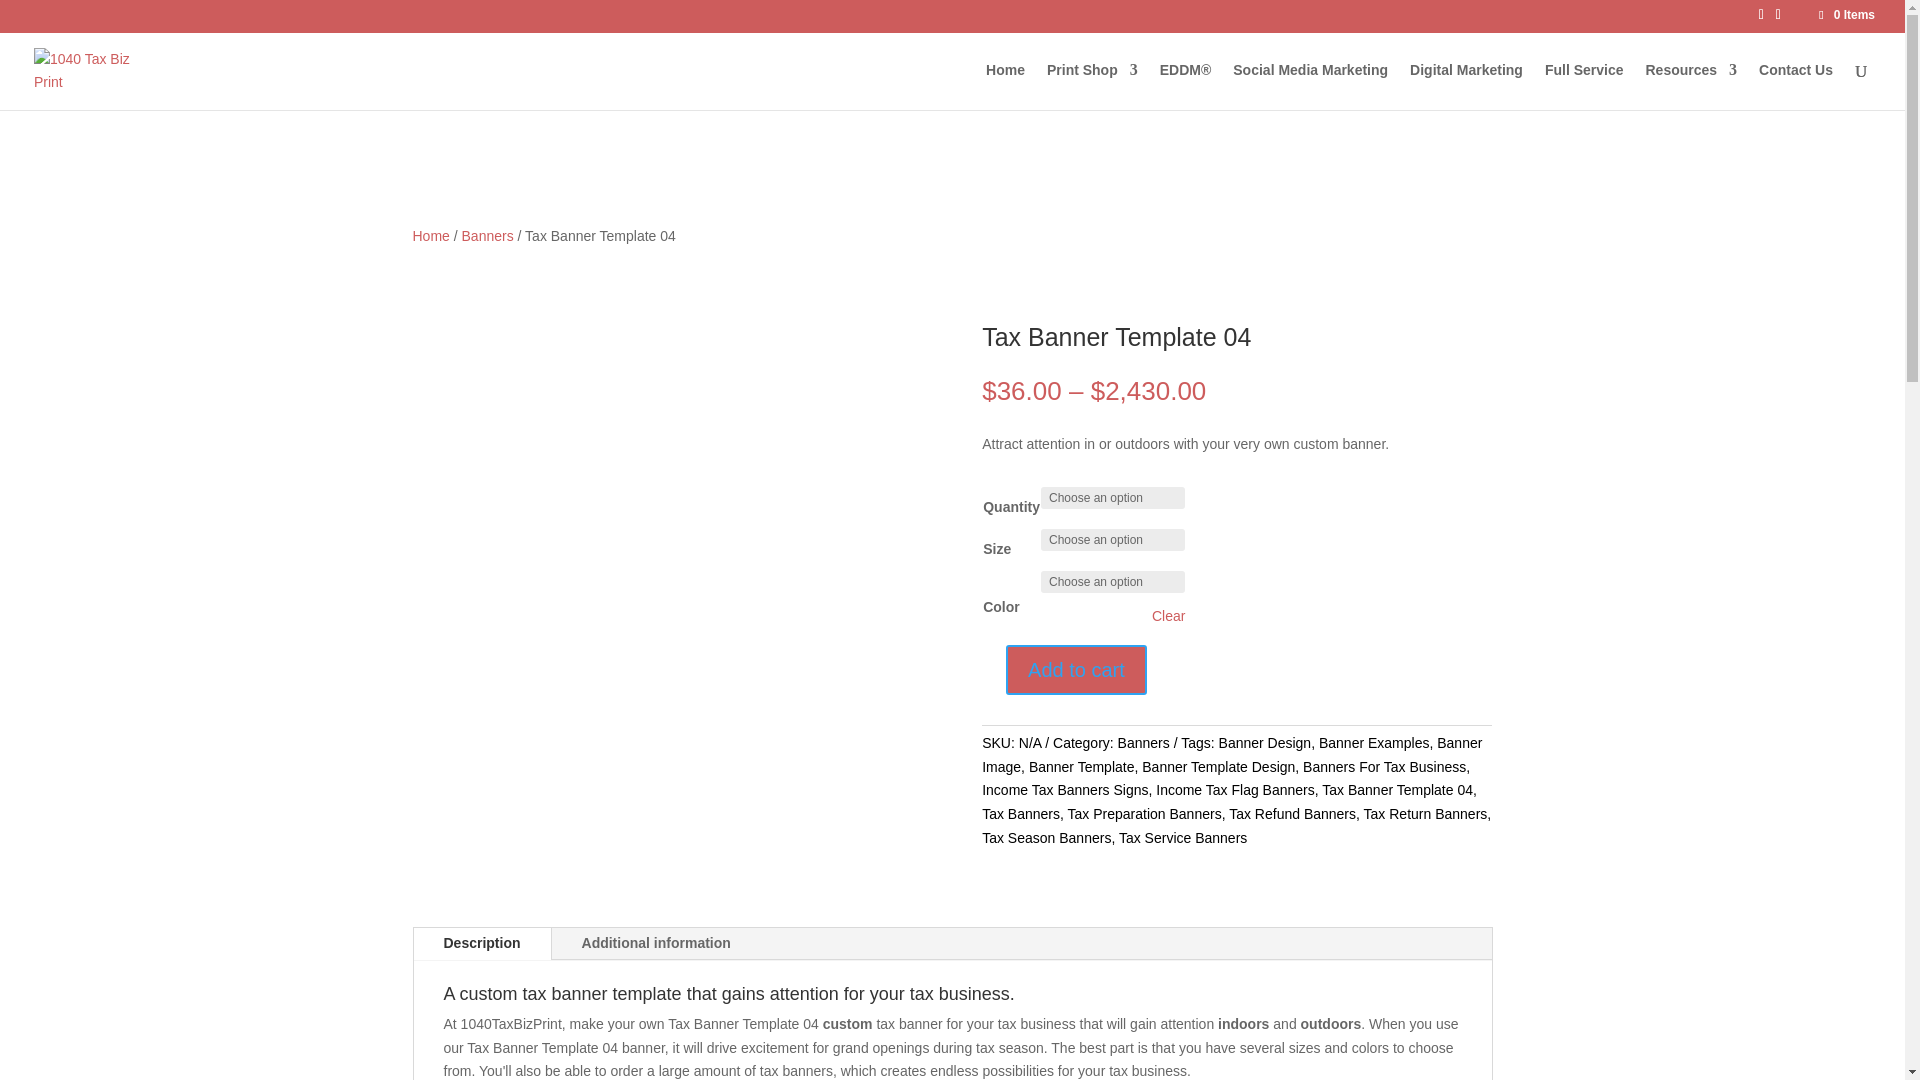 The image size is (1920, 1080). What do you see at coordinates (1217, 766) in the screenshot?
I see `'Banner Template Design'` at bounding box center [1217, 766].